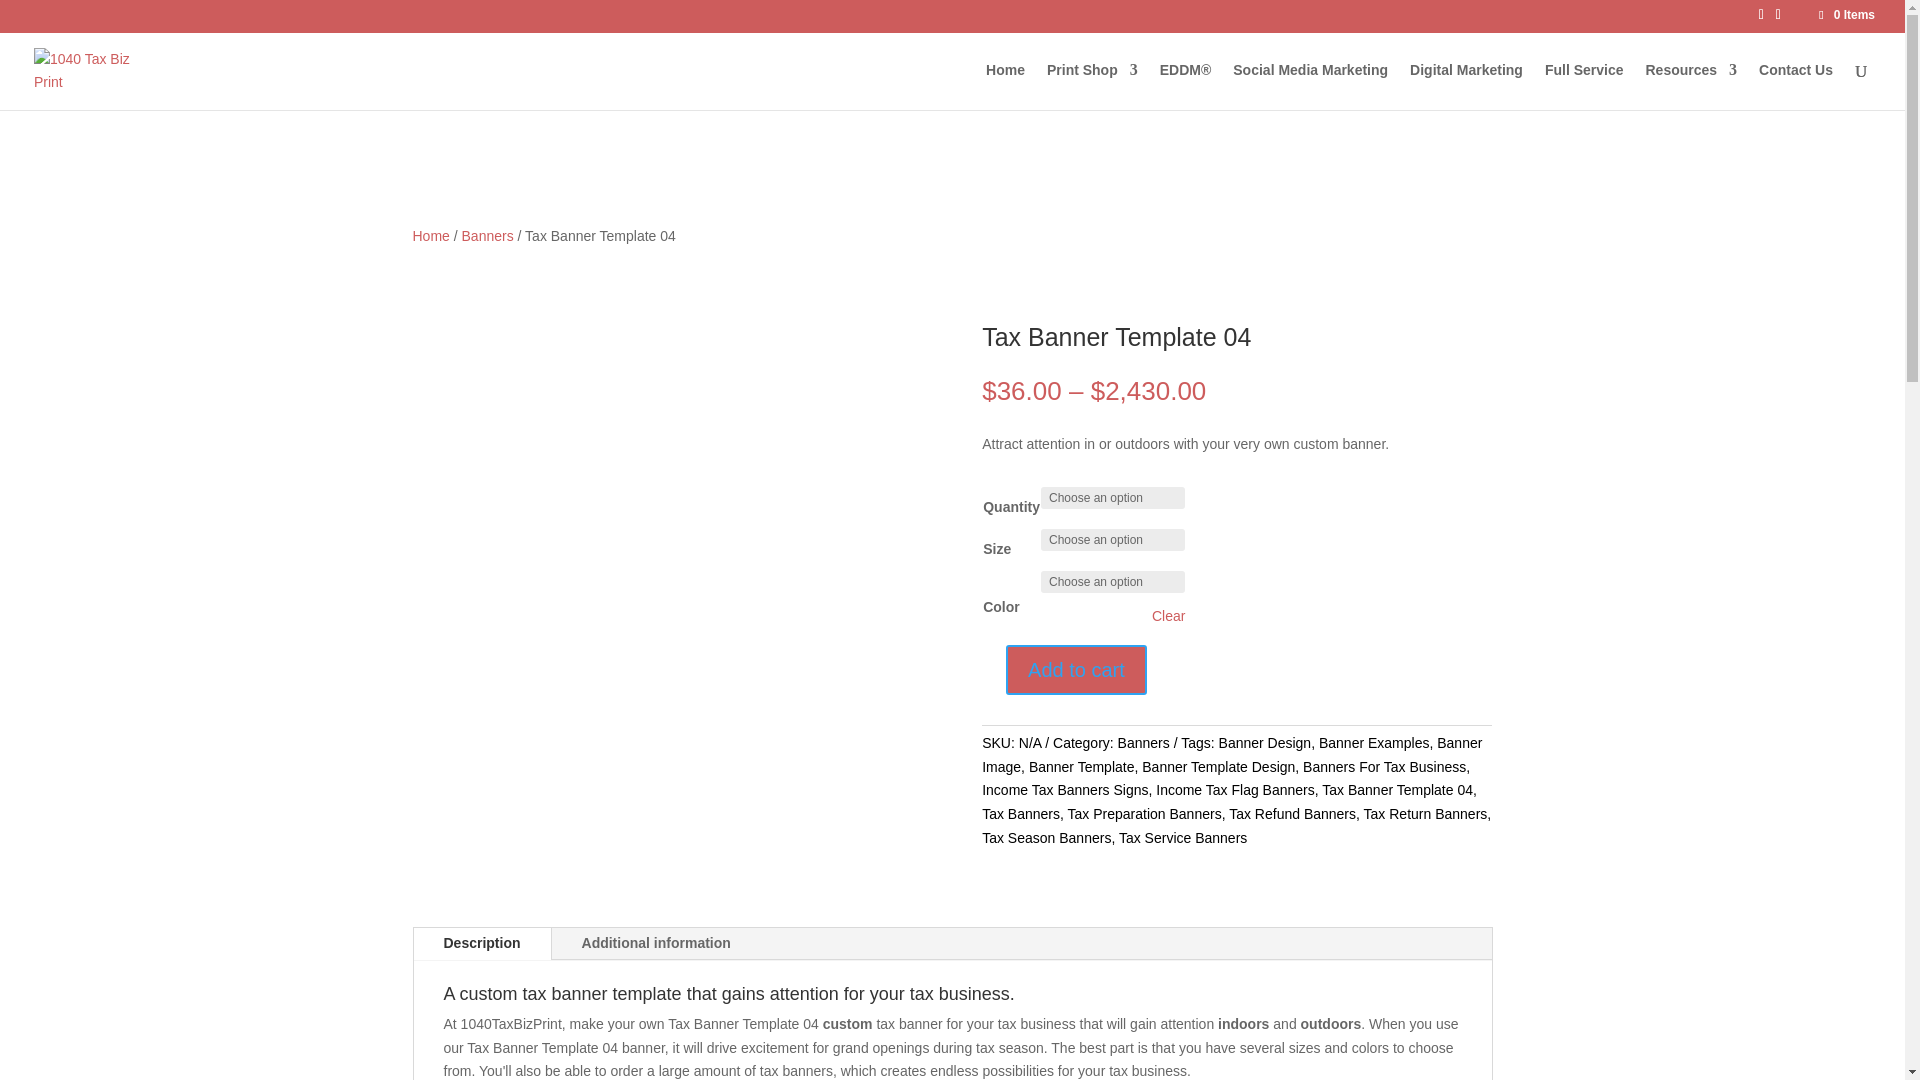 The image size is (1920, 1080). What do you see at coordinates (1217, 766) in the screenshot?
I see `'Banner Template Design'` at bounding box center [1217, 766].